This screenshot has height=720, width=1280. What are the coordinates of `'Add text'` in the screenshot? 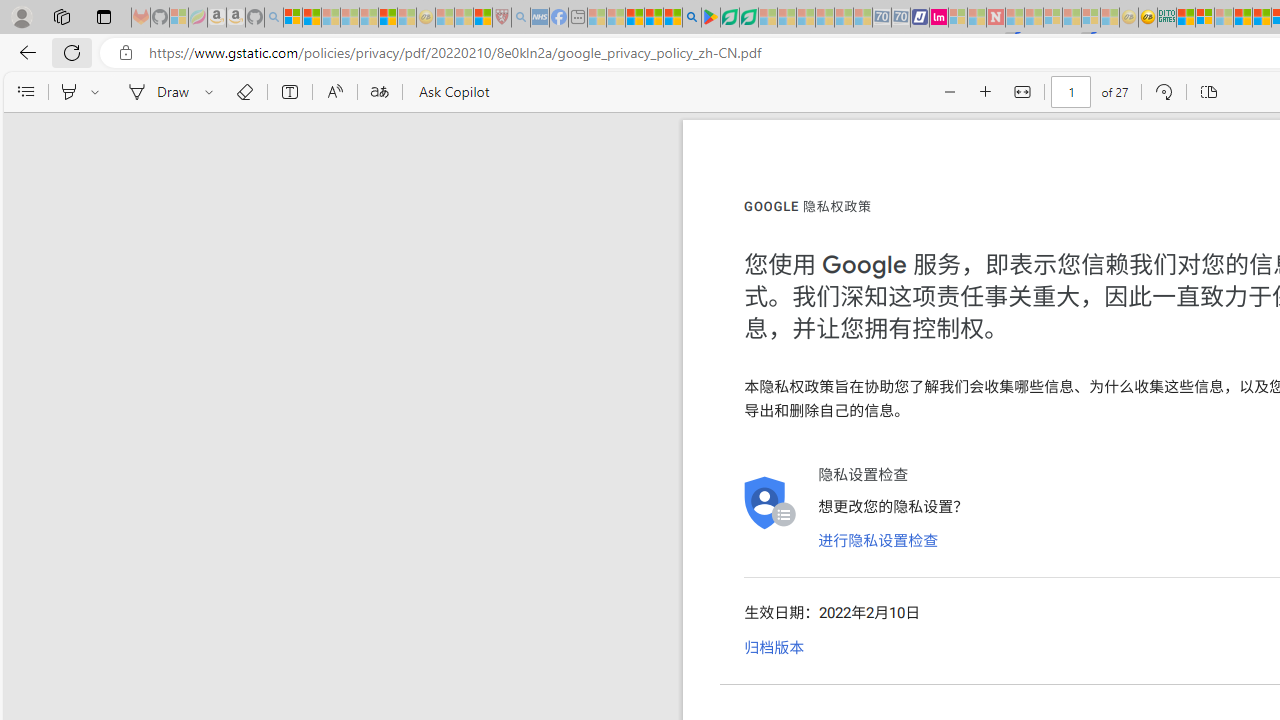 It's located at (288, 92).